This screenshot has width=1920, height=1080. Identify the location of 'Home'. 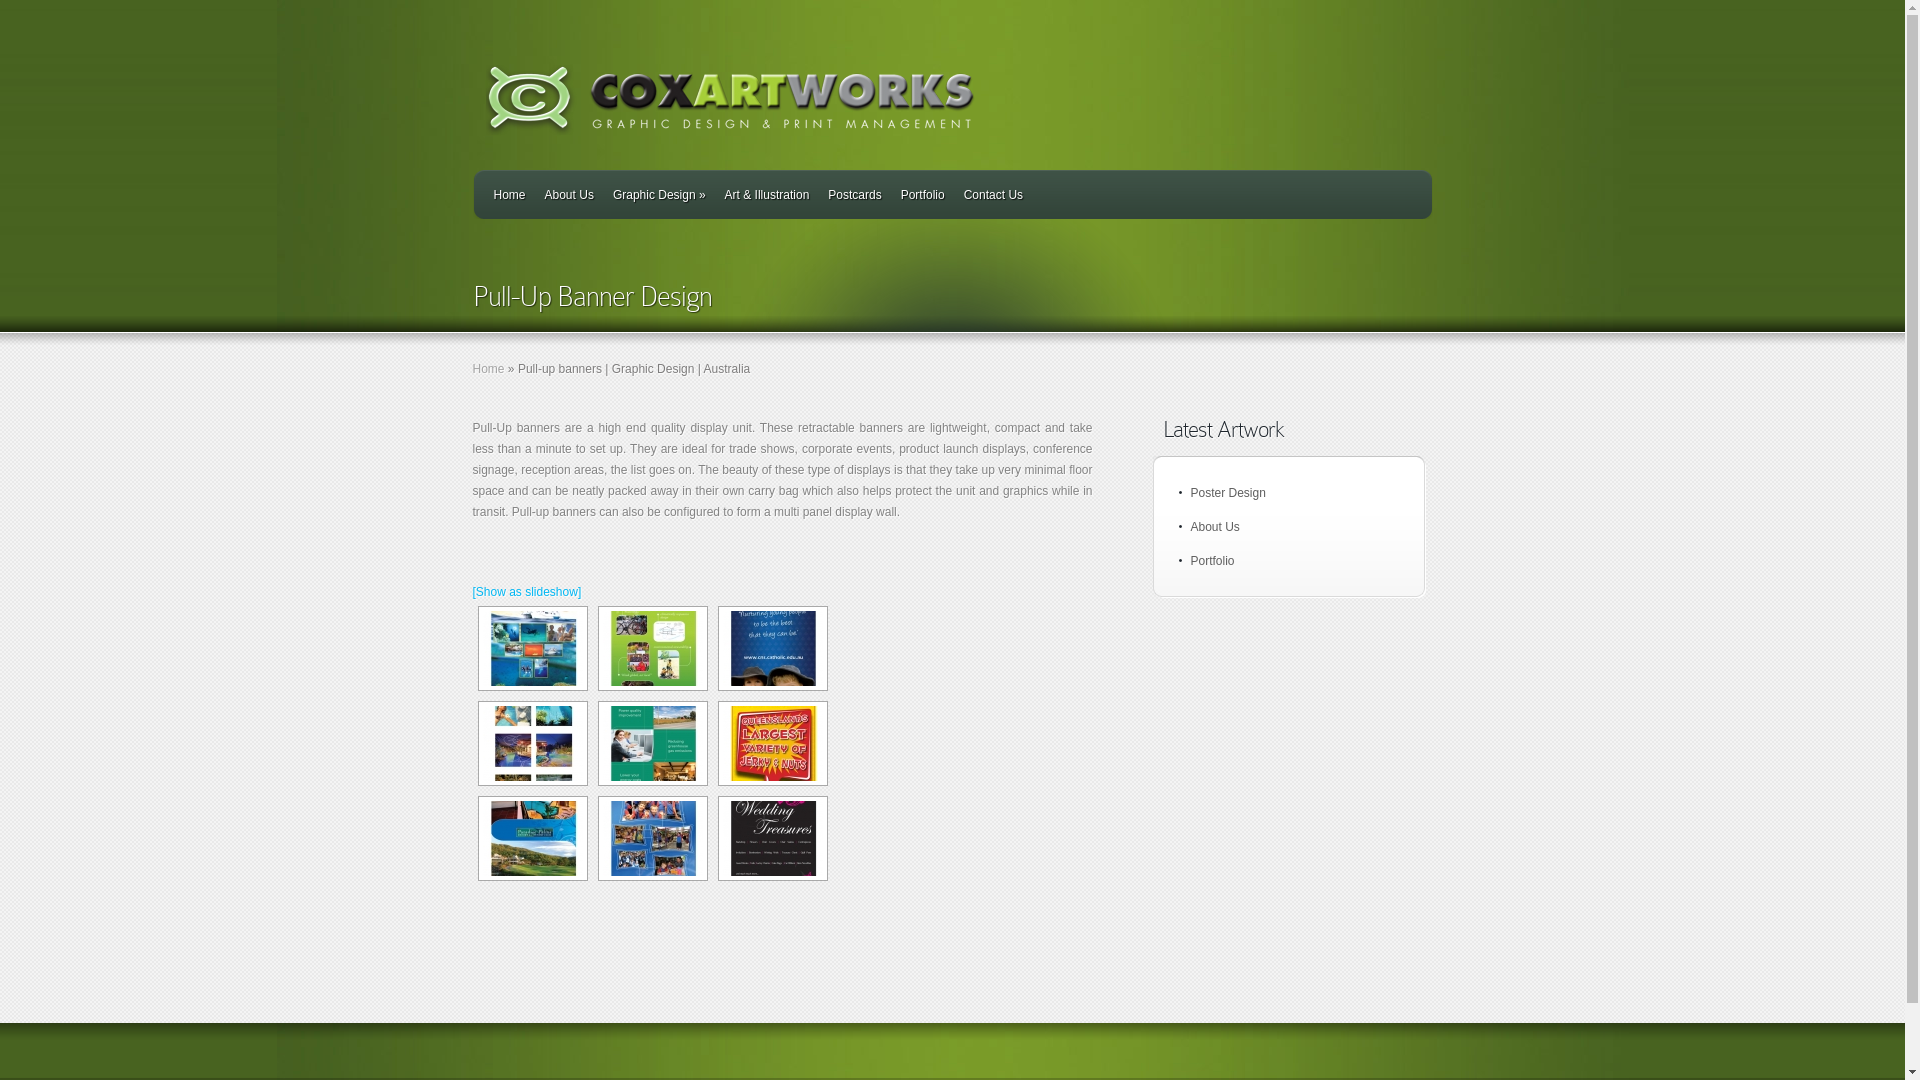
(488, 369).